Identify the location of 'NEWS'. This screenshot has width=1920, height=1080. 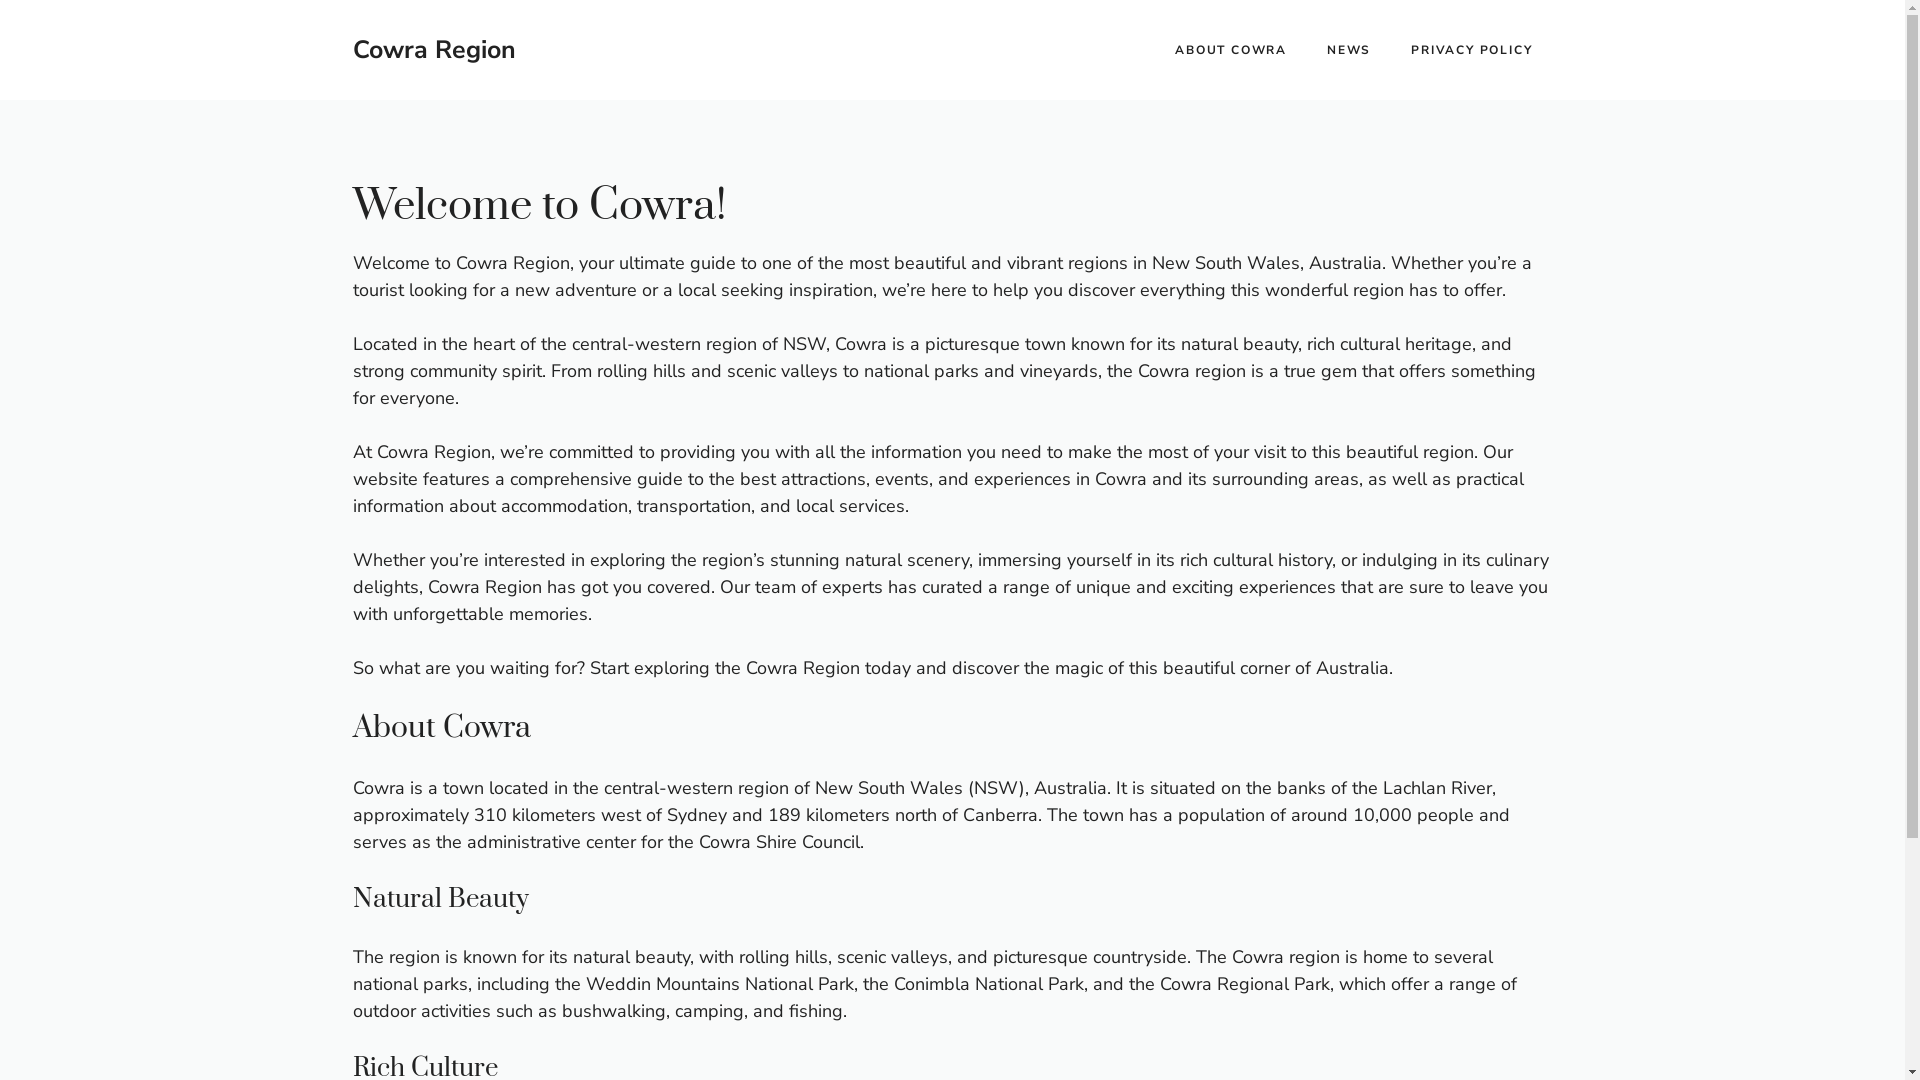
(1348, 49).